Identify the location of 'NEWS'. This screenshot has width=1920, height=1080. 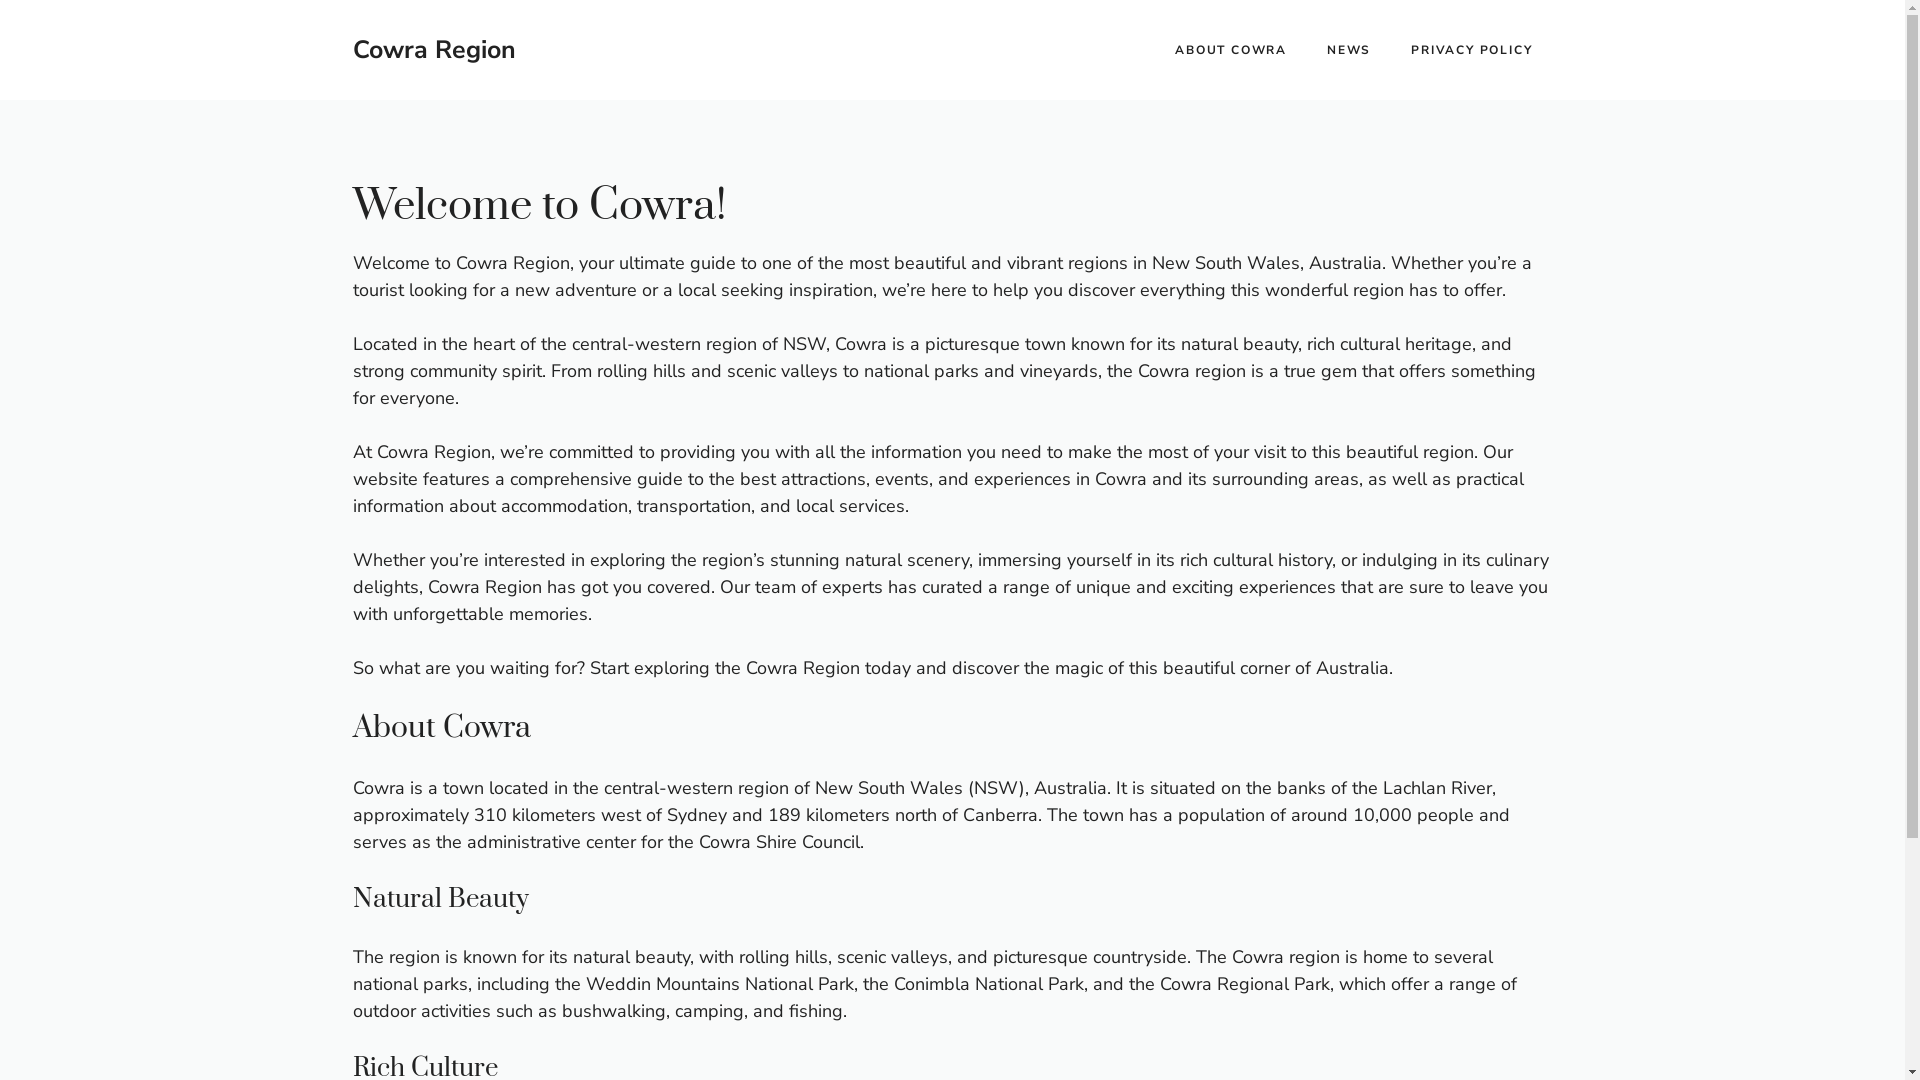
(1348, 49).